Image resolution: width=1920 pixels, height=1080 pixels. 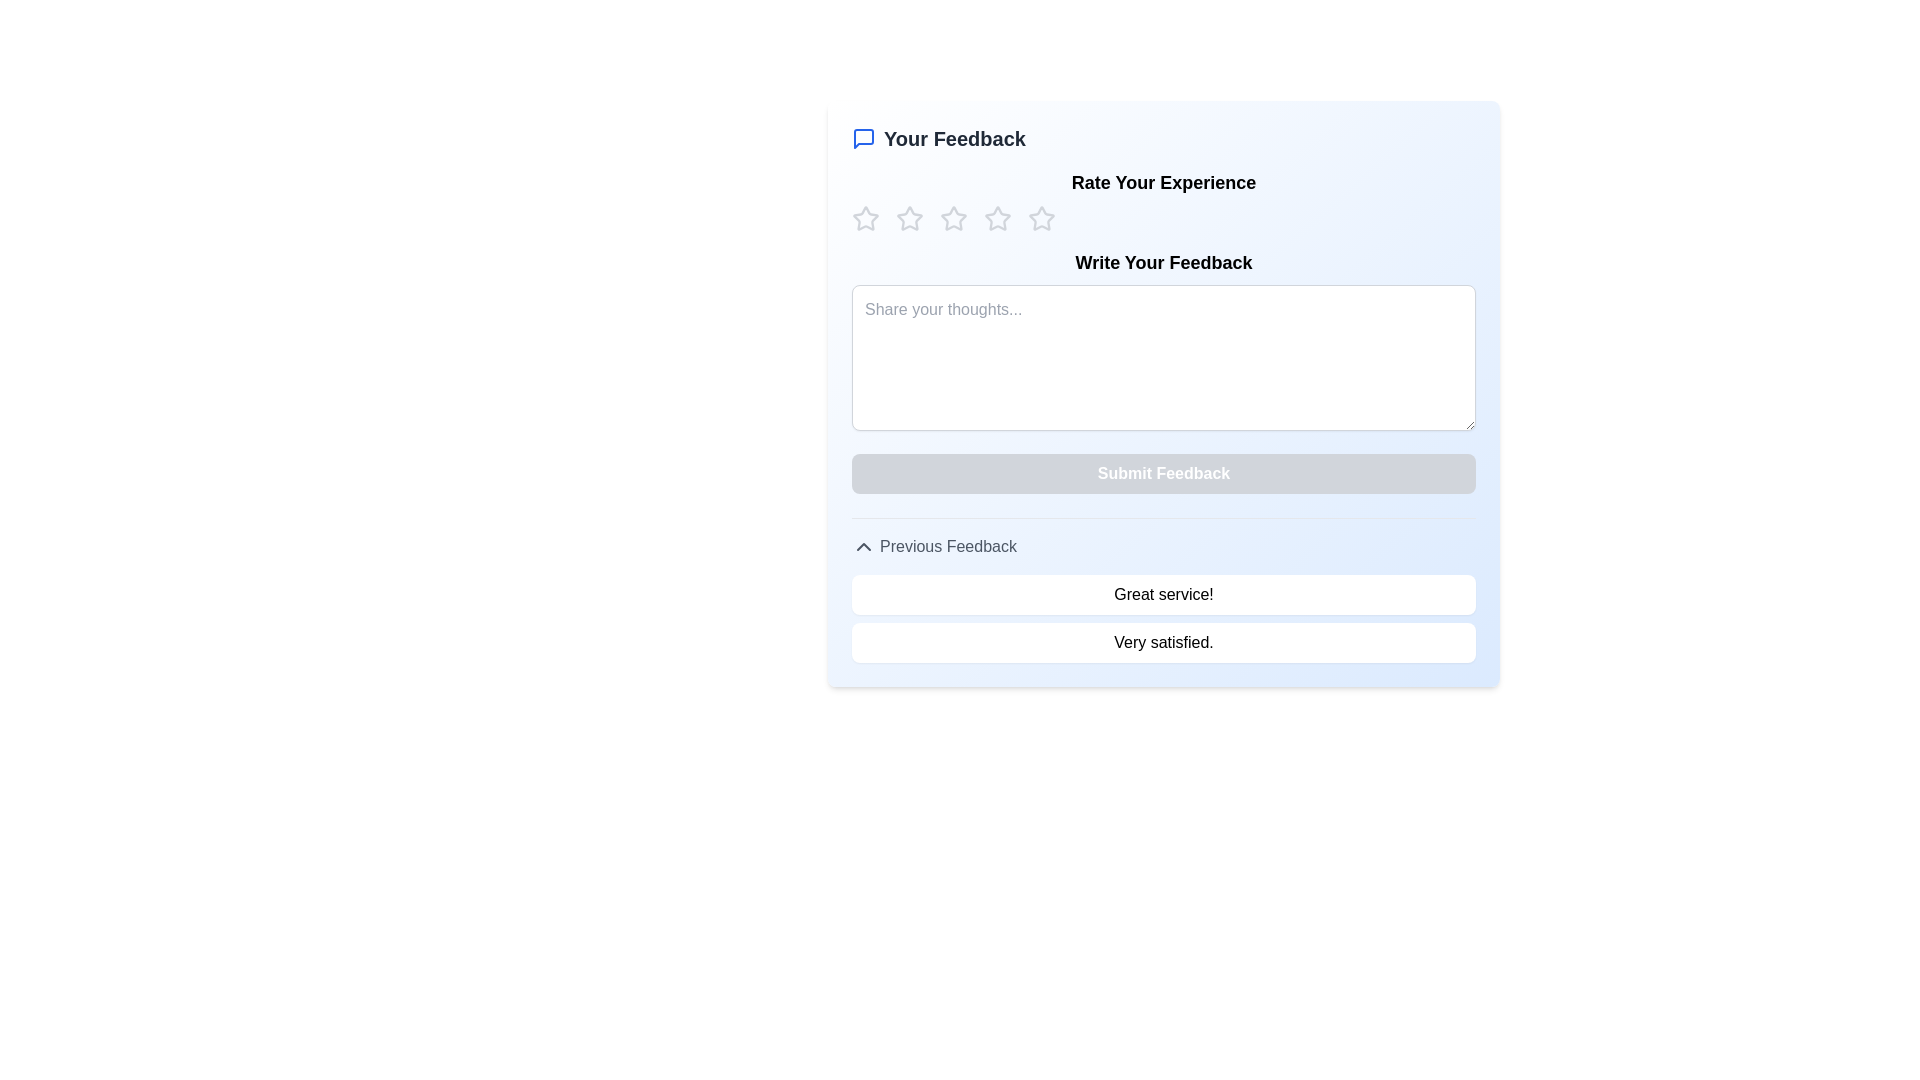 I want to click on the fourth star icon in the rating system, positioned above the 'Write Your Feedback' text area and aligned with the 'Rate Your Experience' label, so click(x=998, y=219).